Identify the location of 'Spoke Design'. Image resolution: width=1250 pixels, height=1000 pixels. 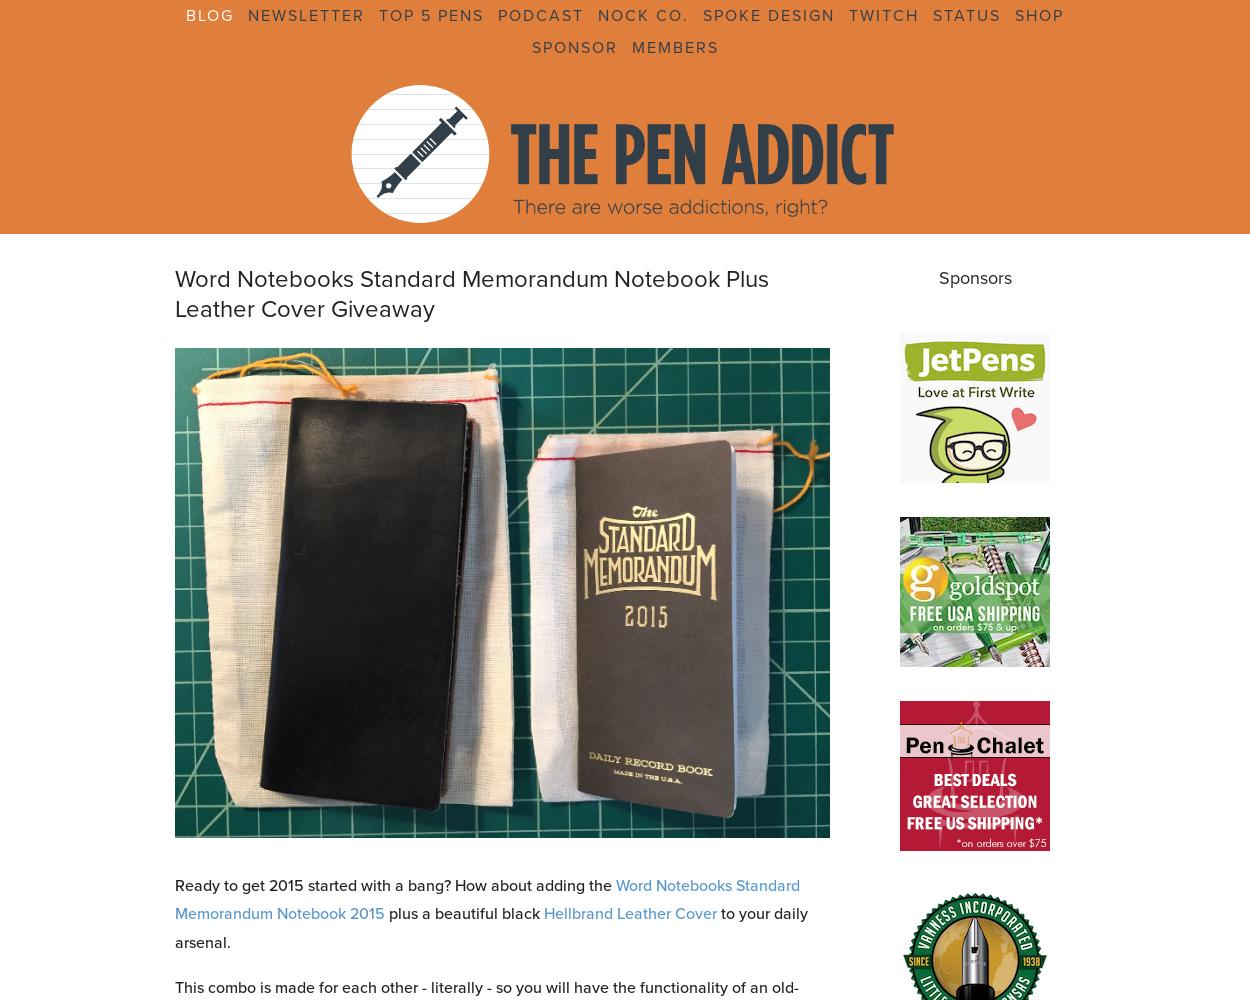
(769, 15).